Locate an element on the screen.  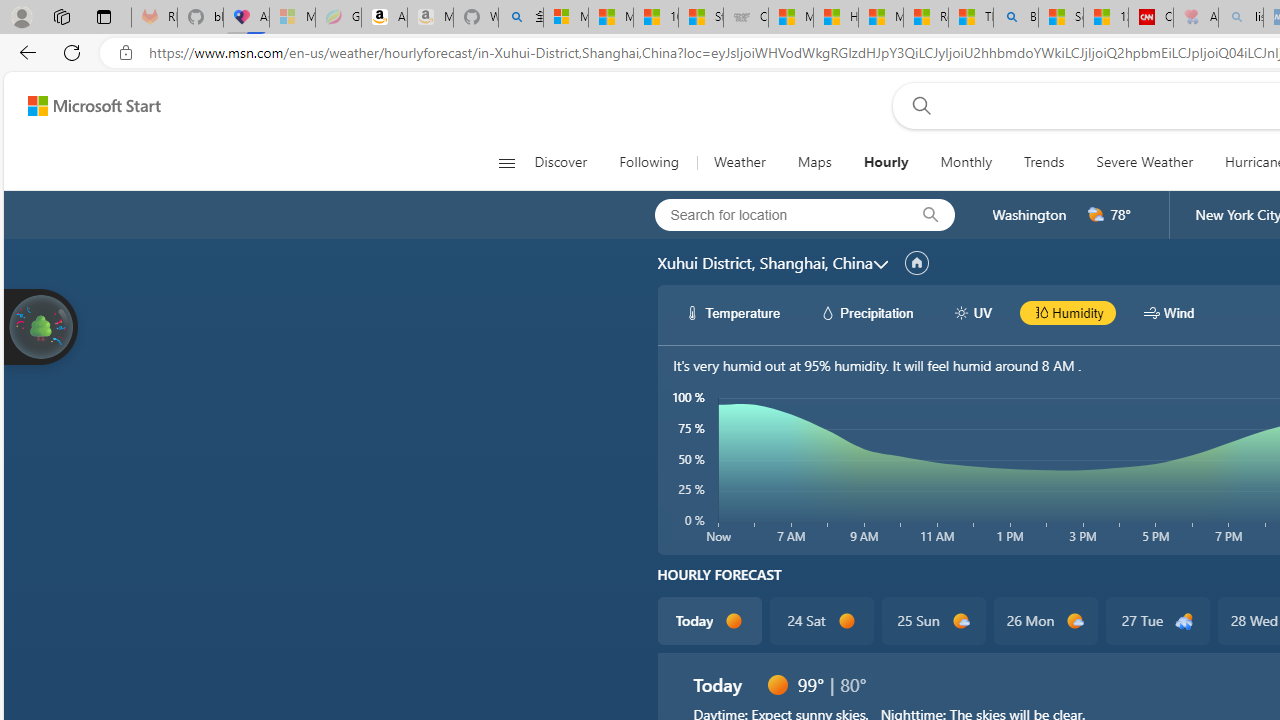
'hourlyChart/uvWhite' is located at coordinates (961, 312).